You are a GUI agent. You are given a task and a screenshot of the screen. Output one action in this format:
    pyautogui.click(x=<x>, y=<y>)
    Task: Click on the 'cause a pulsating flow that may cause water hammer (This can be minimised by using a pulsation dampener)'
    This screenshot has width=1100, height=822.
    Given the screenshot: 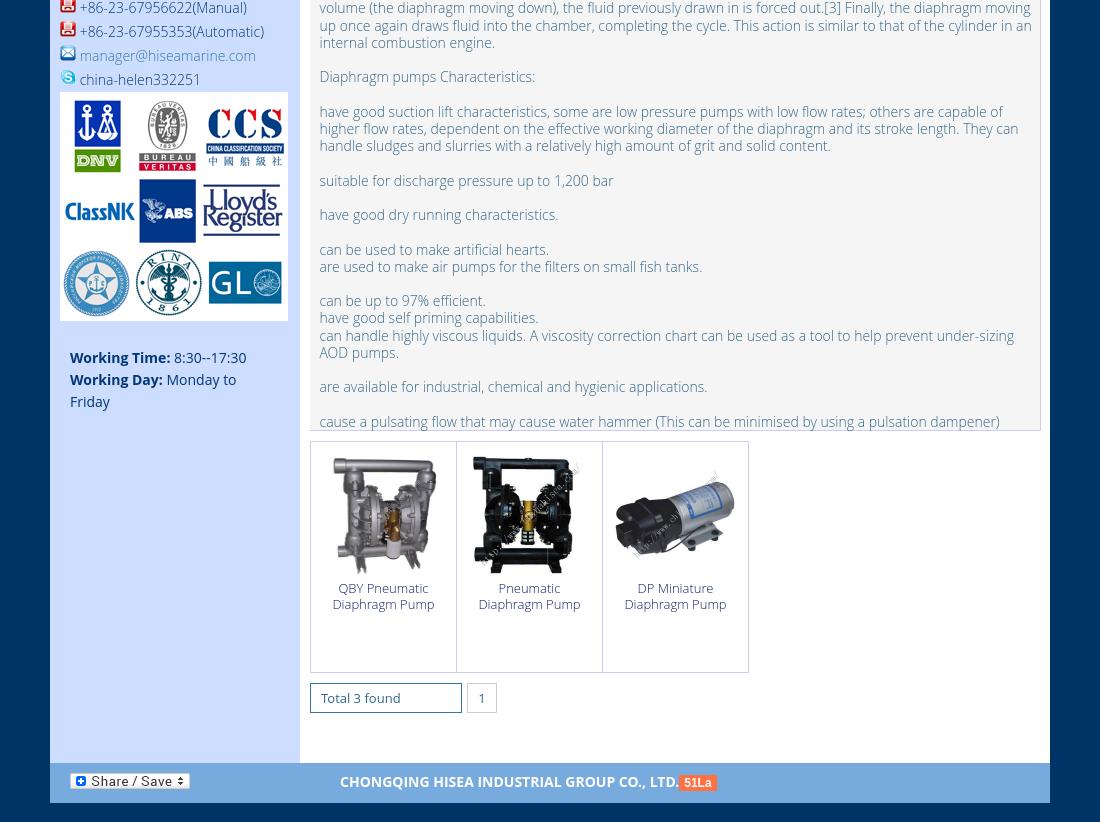 What is the action you would take?
    pyautogui.click(x=659, y=419)
    